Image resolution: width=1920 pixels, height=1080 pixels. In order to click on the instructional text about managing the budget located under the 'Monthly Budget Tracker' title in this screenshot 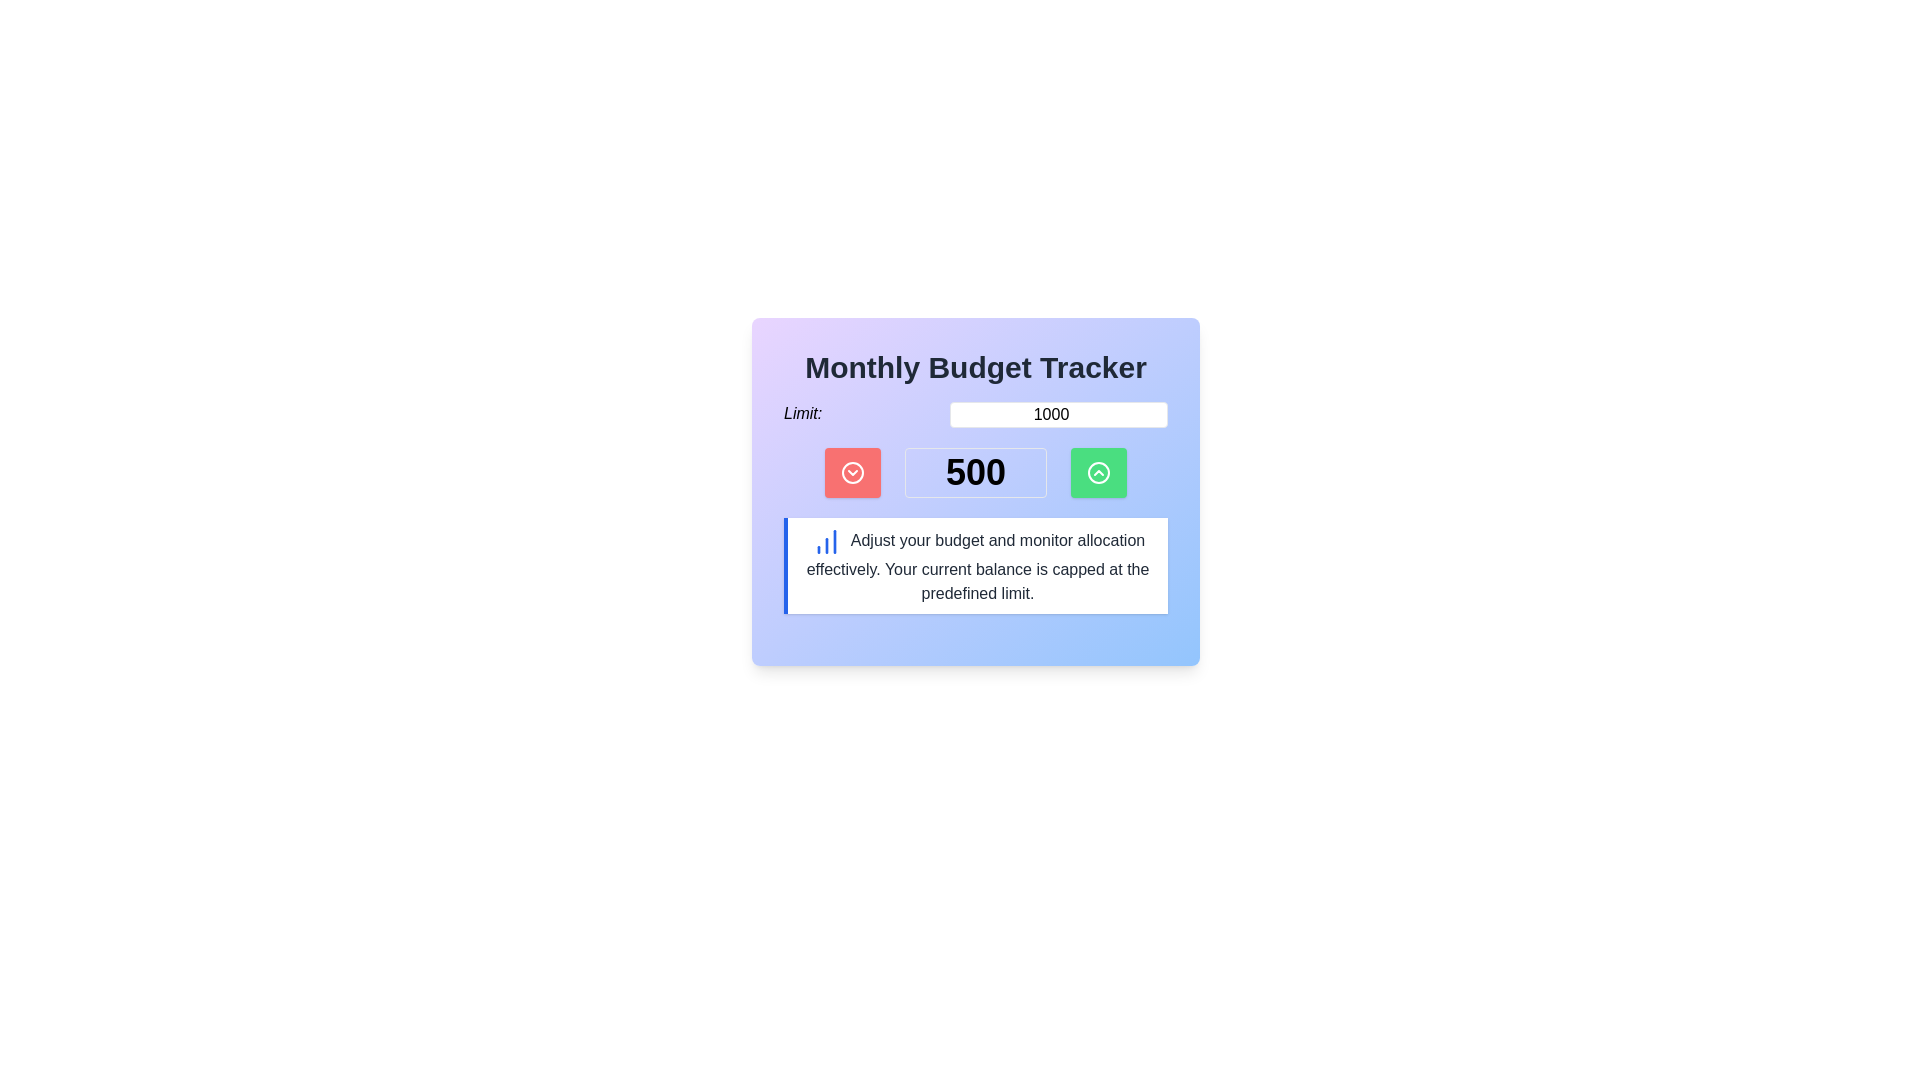, I will do `click(978, 567)`.